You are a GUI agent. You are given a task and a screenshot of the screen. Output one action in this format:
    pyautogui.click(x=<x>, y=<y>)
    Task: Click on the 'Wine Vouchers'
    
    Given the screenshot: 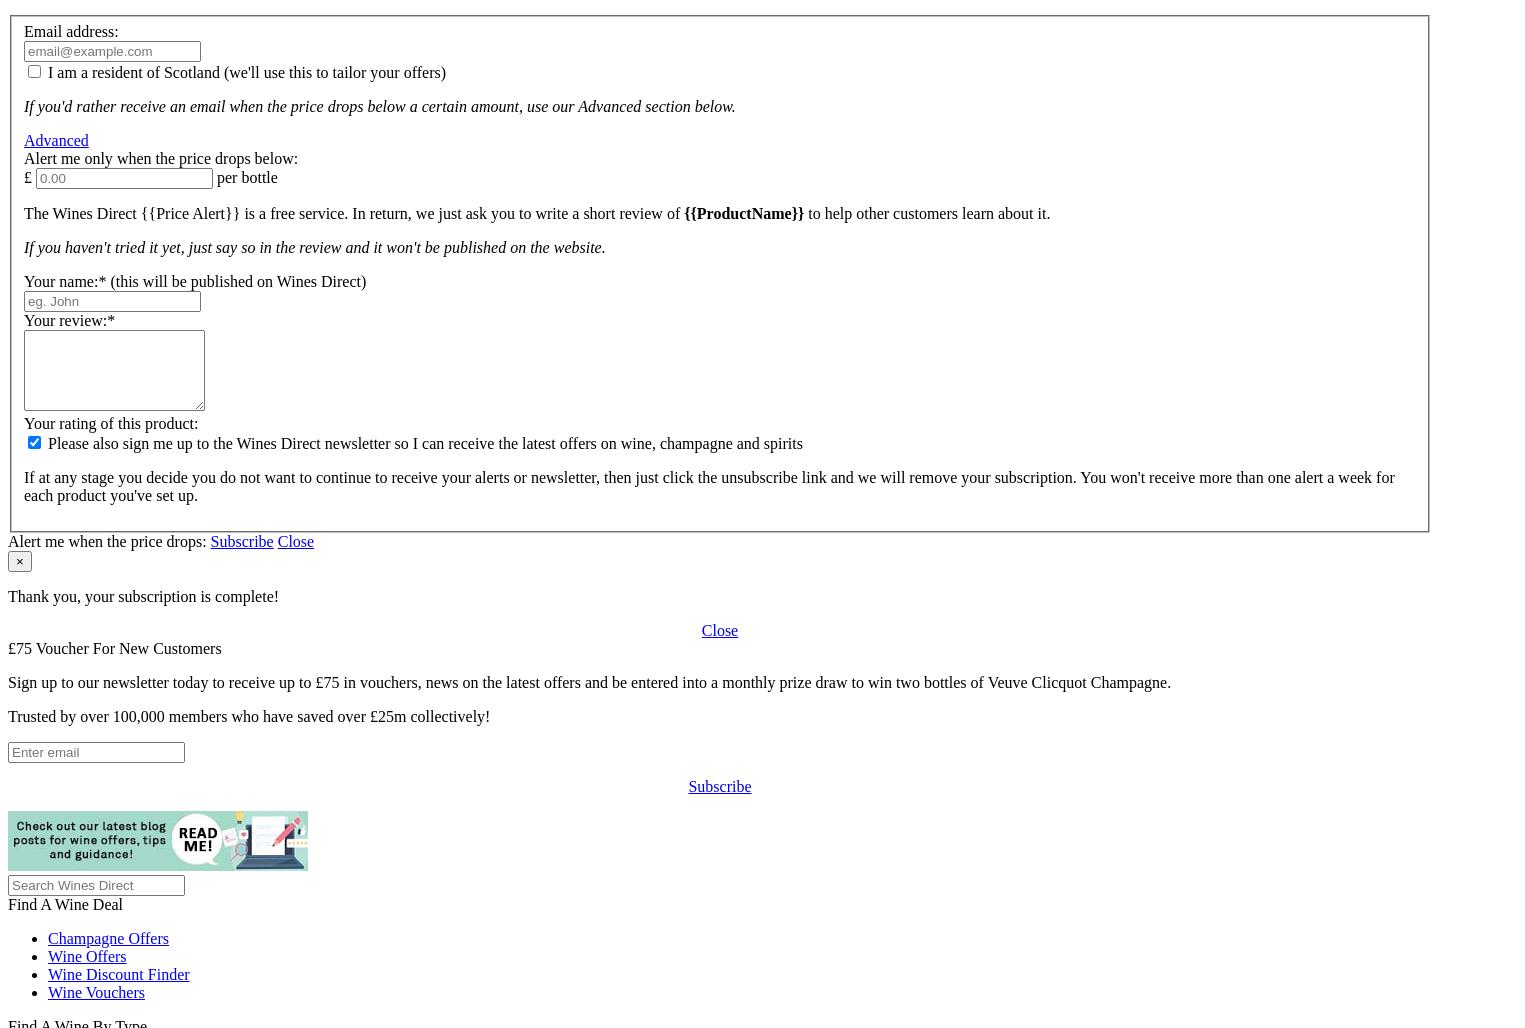 What is the action you would take?
    pyautogui.click(x=96, y=990)
    